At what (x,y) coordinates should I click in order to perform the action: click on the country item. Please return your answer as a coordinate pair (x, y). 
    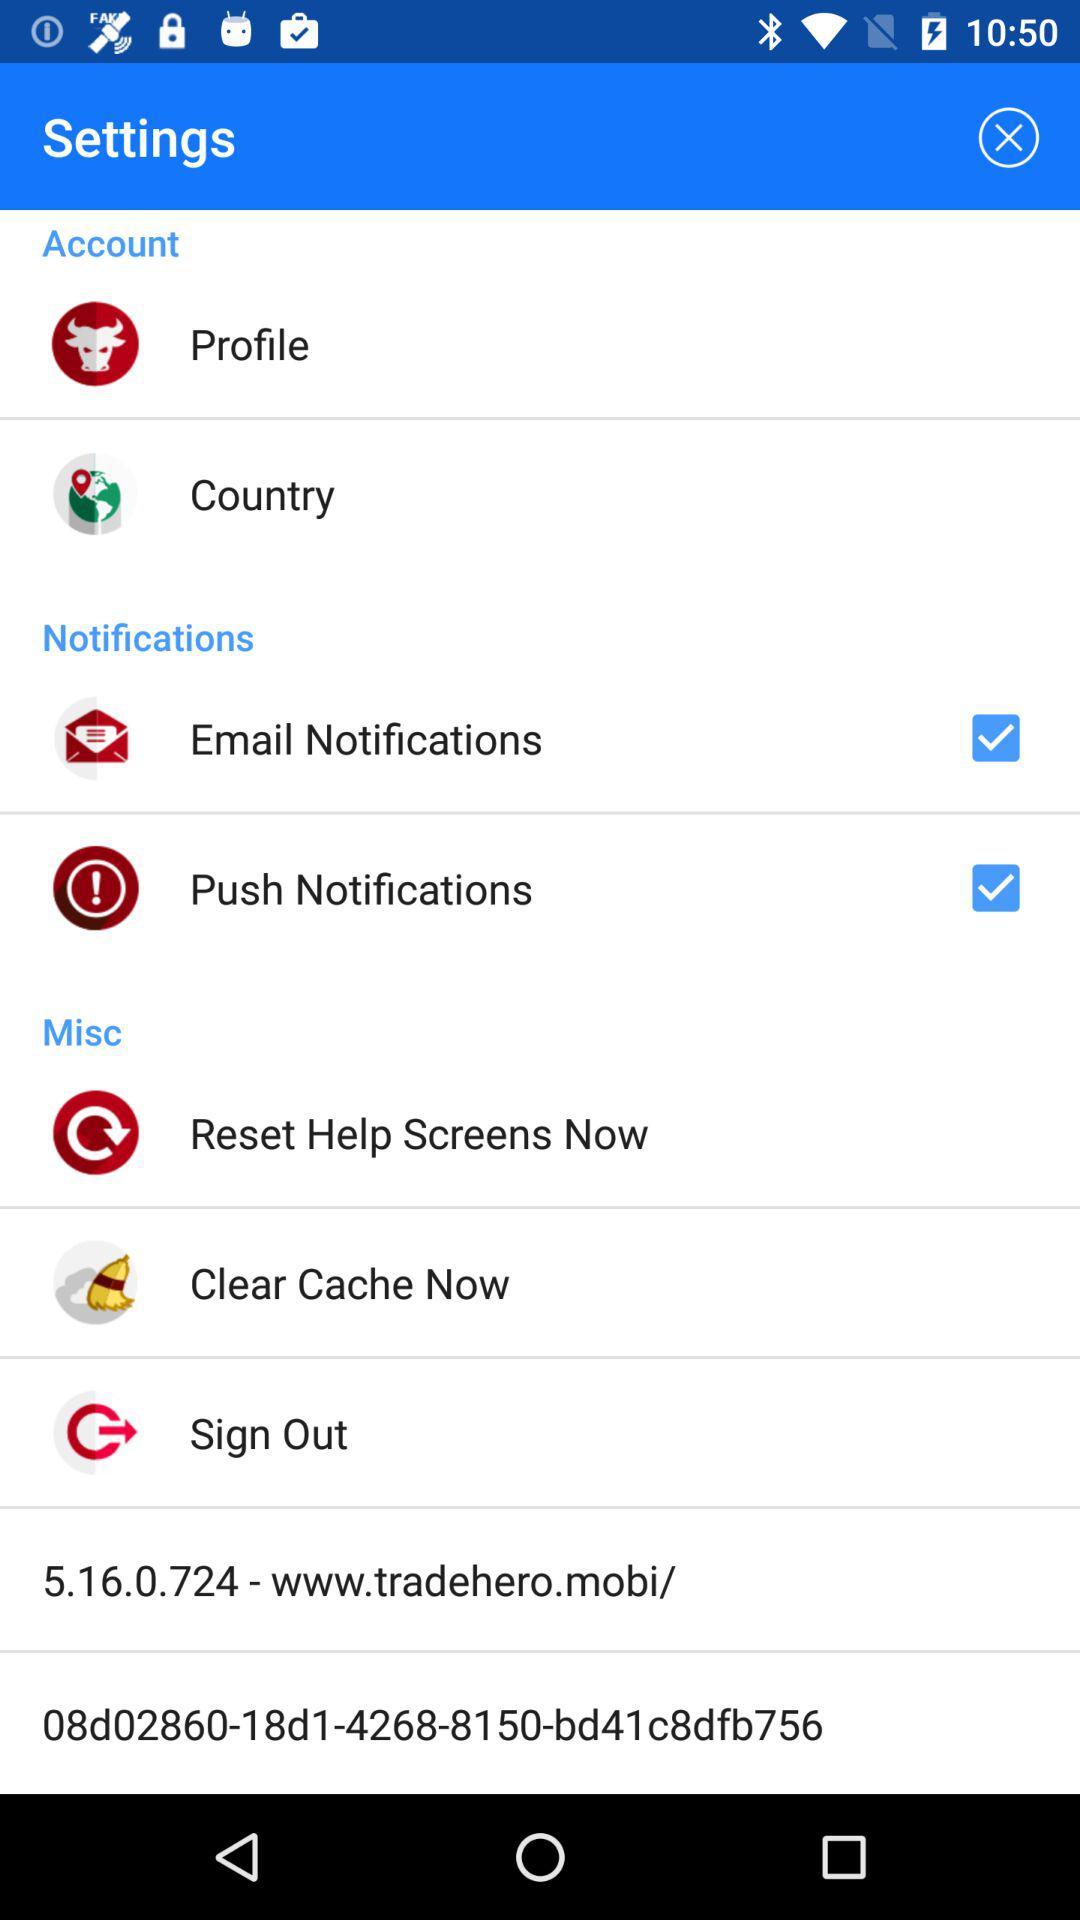
    Looking at the image, I should click on (261, 493).